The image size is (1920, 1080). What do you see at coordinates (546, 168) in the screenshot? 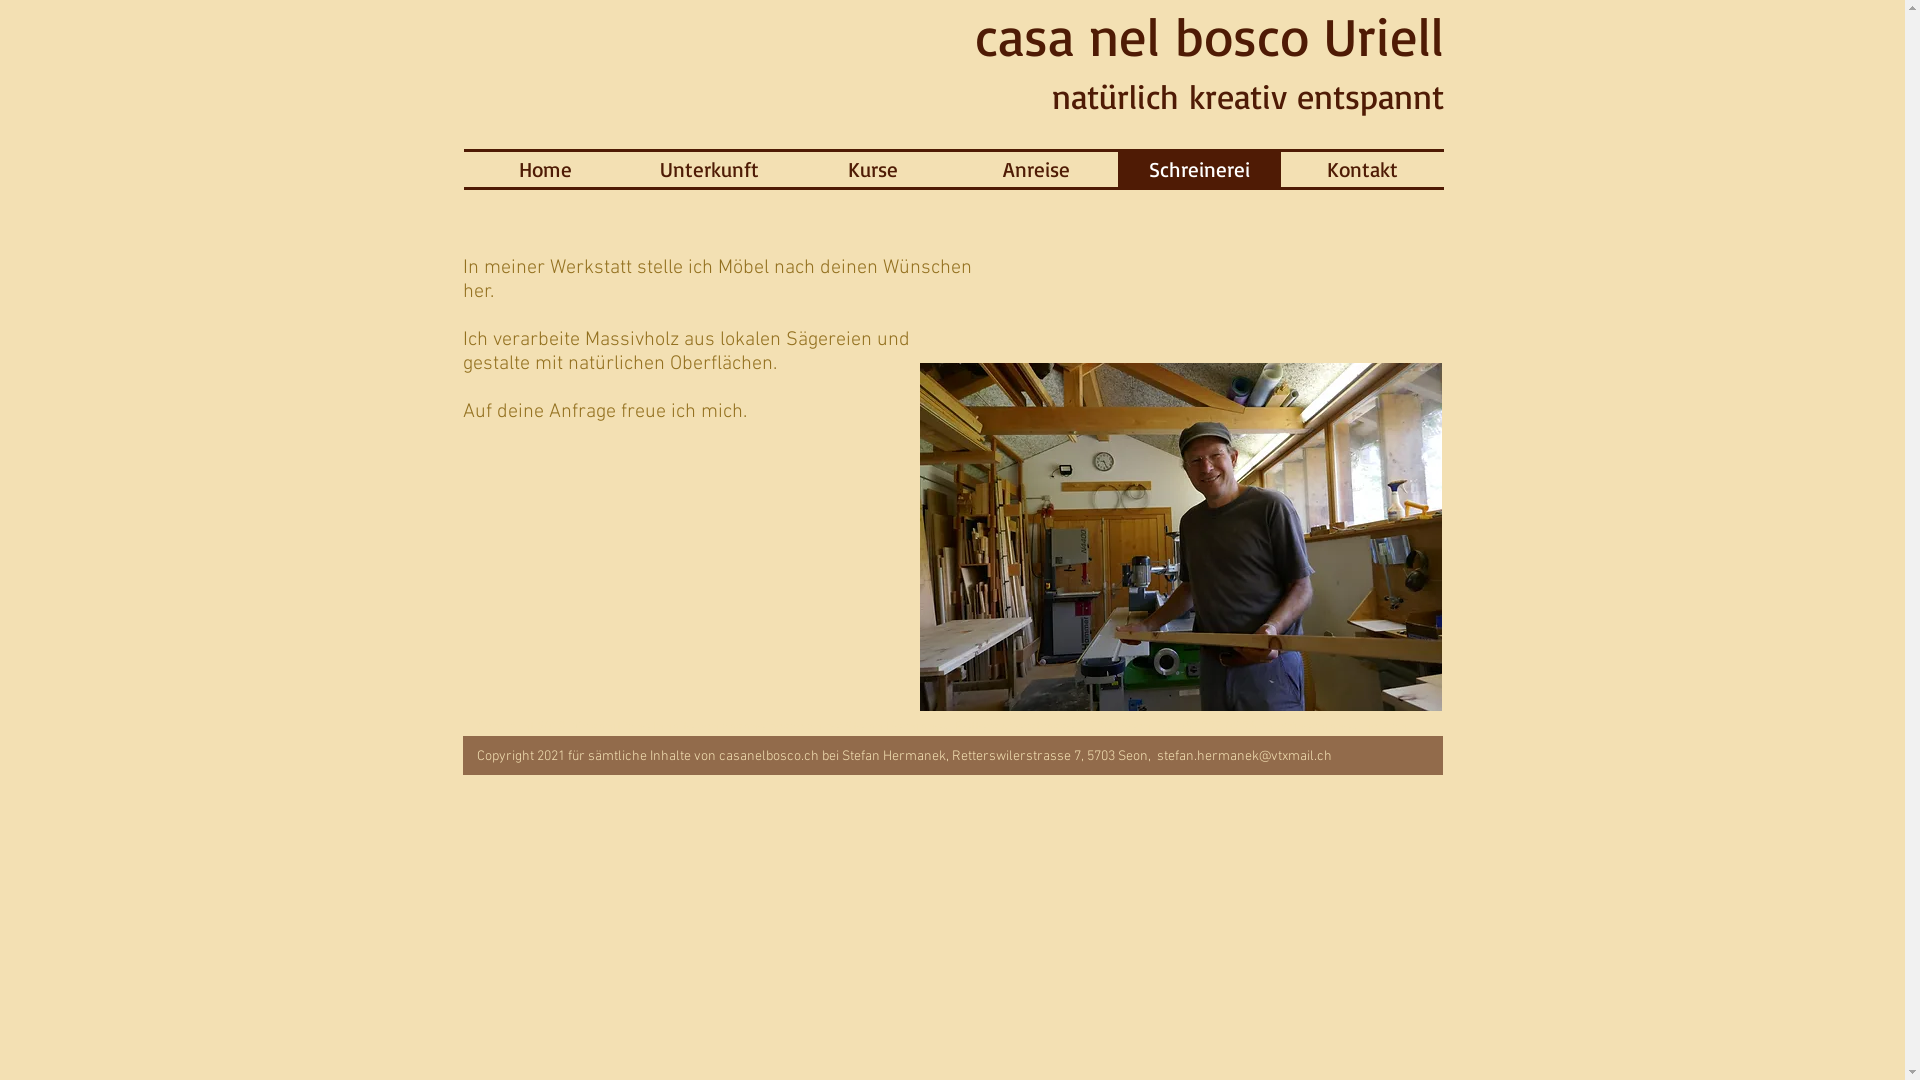
I see `'Home'` at bounding box center [546, 168].